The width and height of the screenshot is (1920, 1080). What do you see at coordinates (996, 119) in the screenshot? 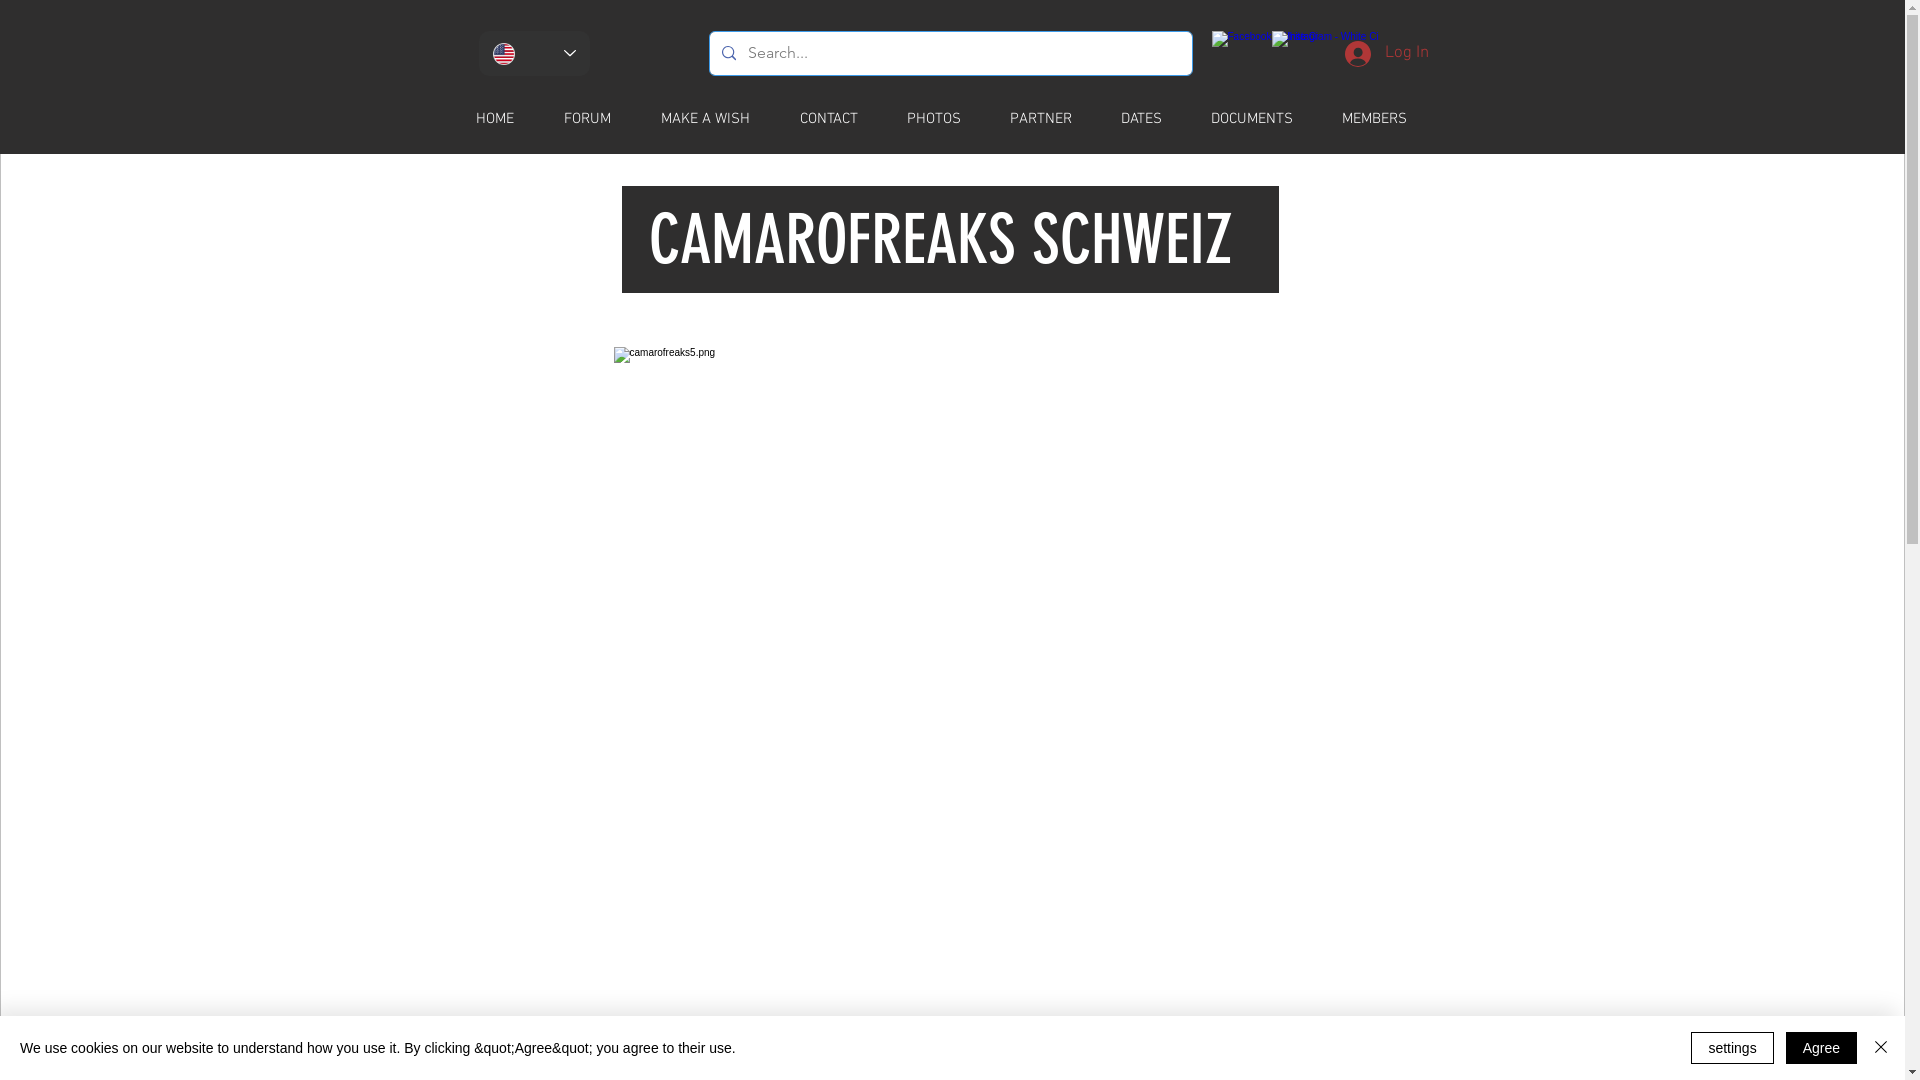
I see `'PARTNER'` at bounding box center [996, 119].